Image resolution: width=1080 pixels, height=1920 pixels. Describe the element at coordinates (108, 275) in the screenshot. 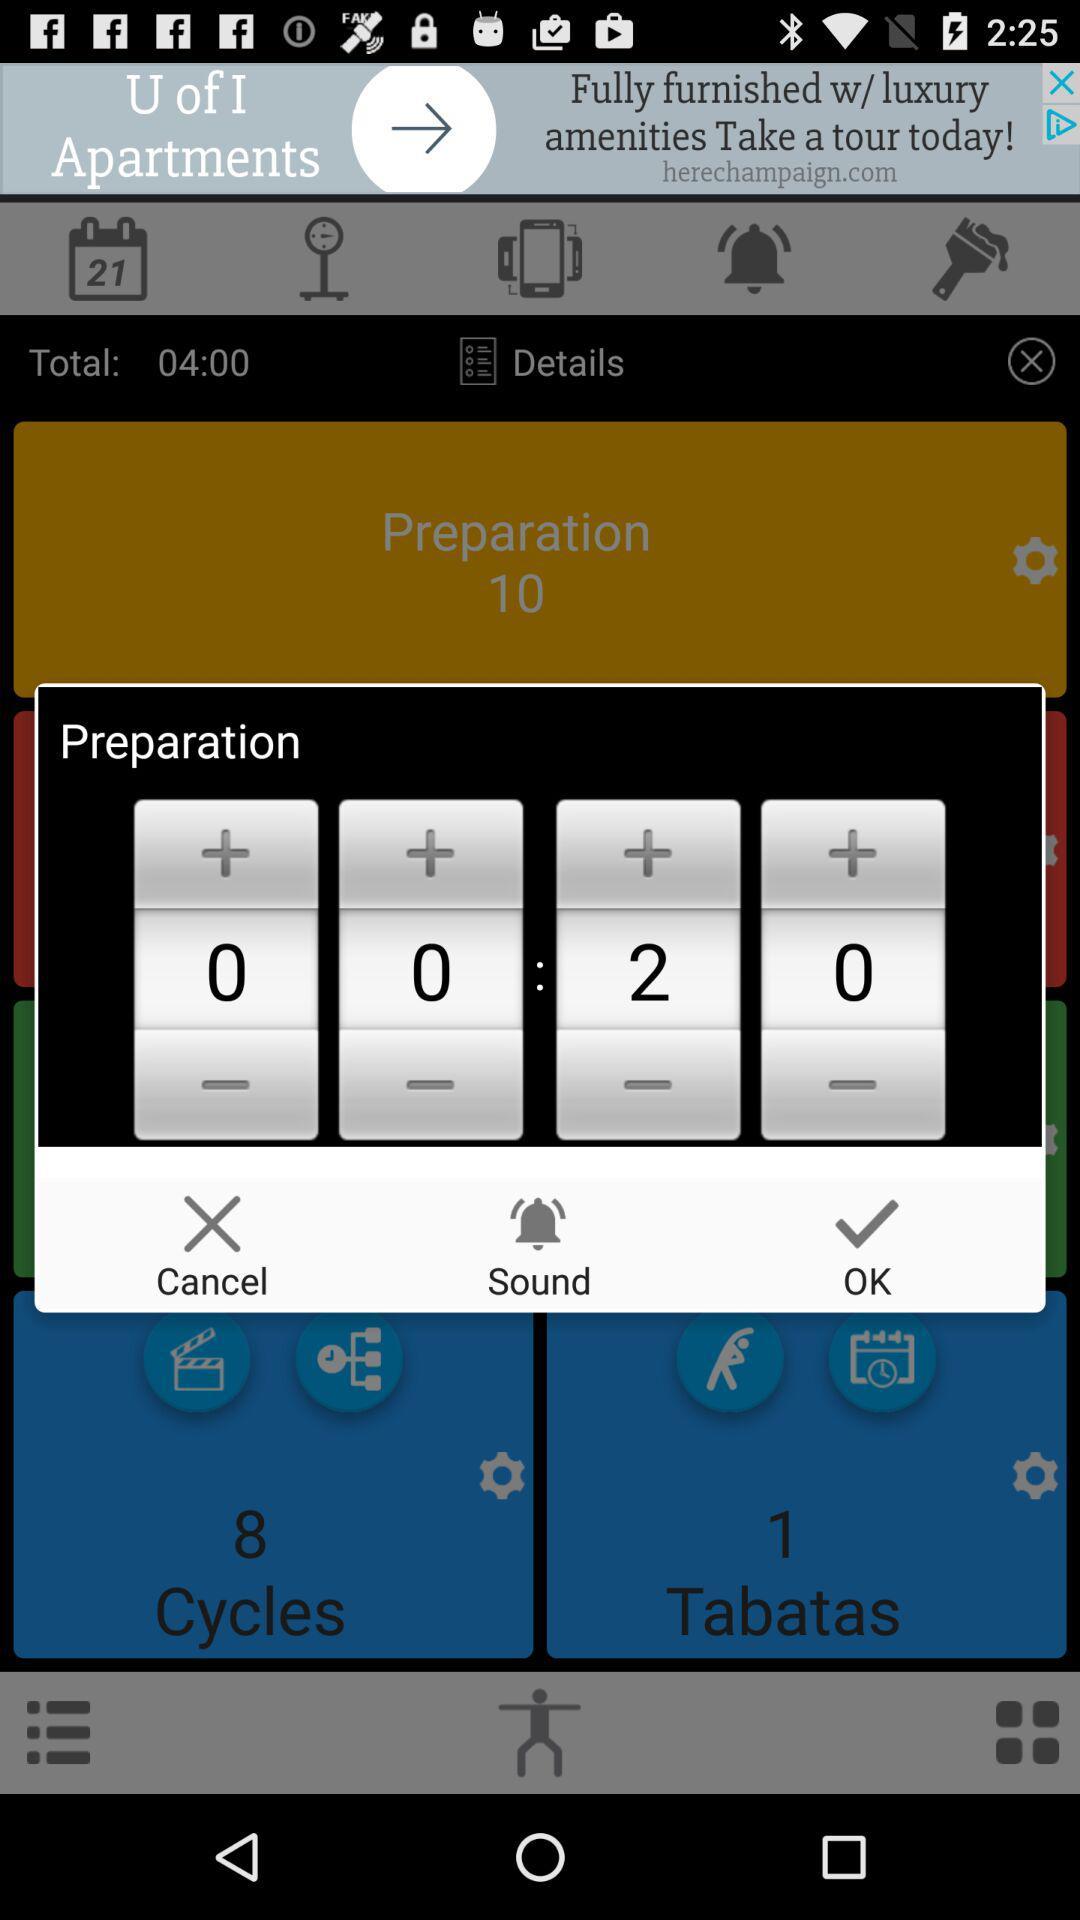

I see `the date_range icon` at that location.